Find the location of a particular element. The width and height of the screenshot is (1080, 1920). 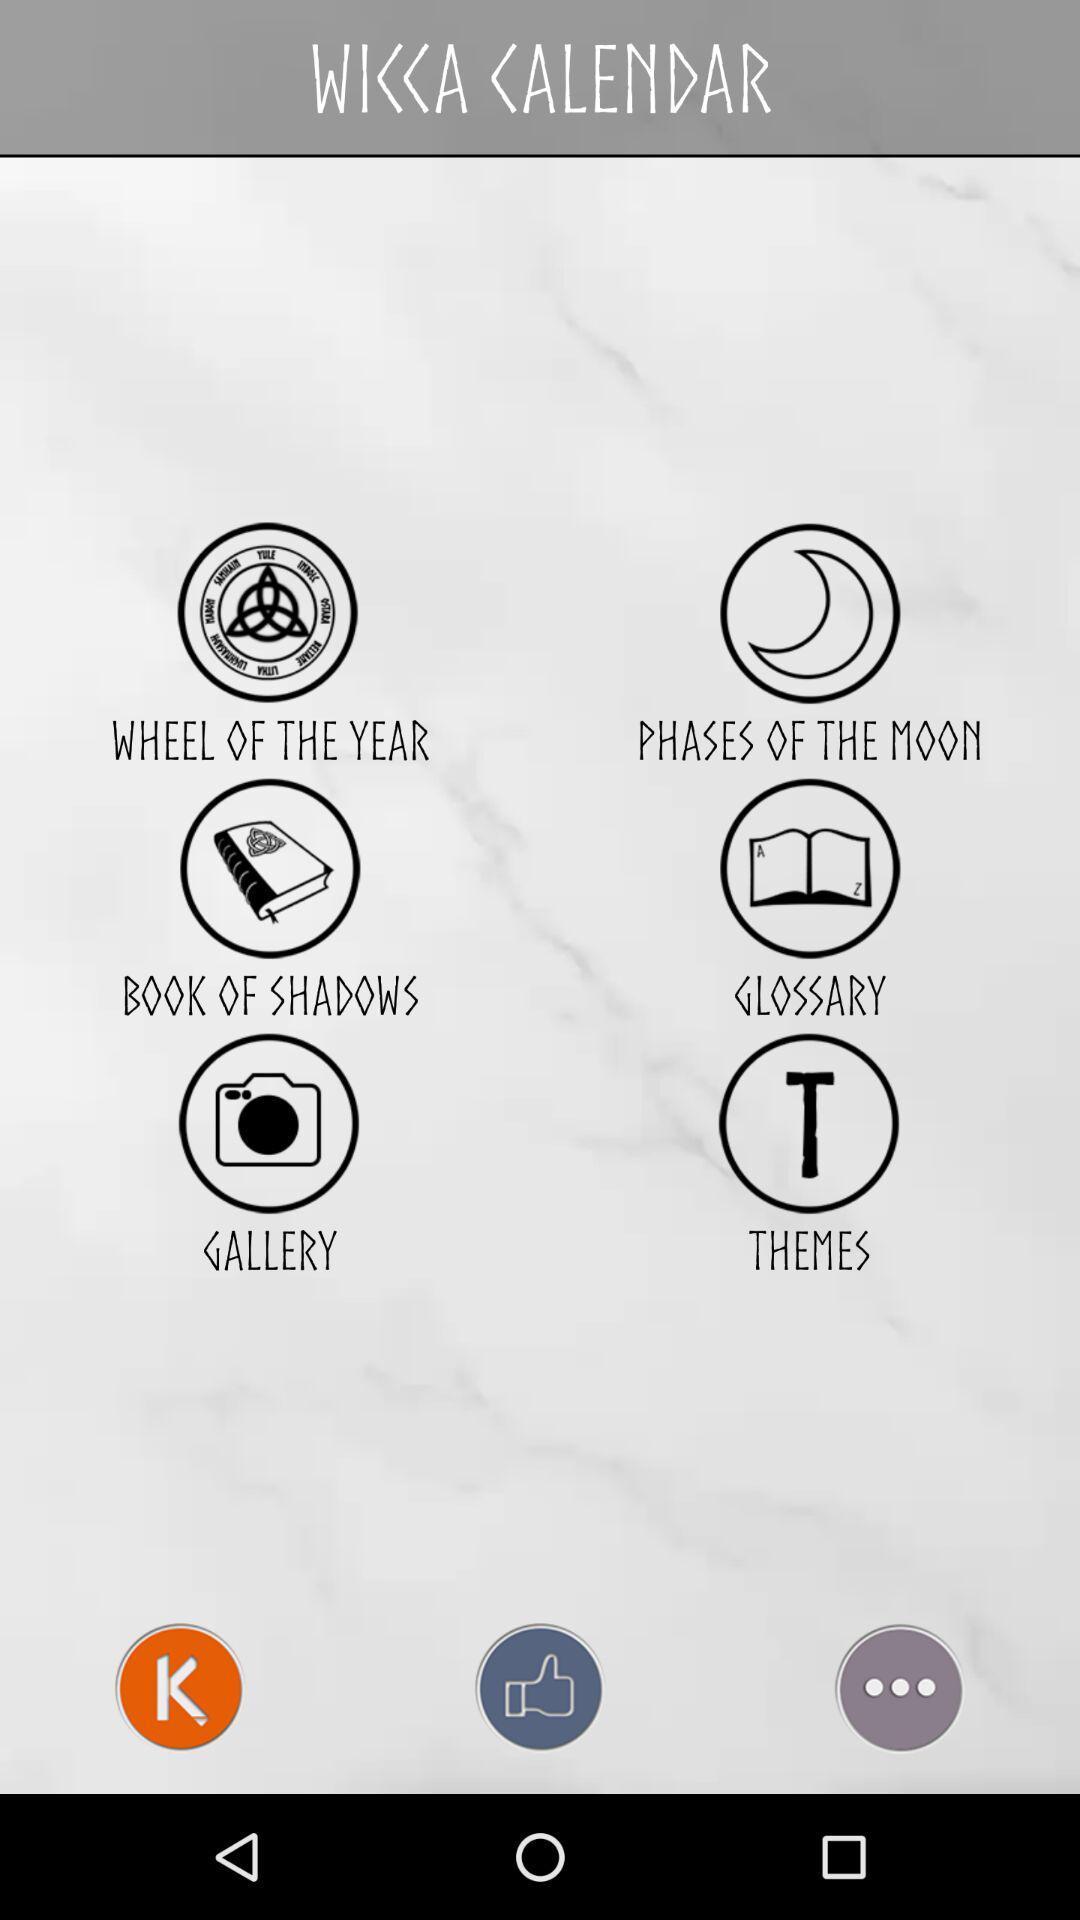

icon is located at coordinates (268, 612).